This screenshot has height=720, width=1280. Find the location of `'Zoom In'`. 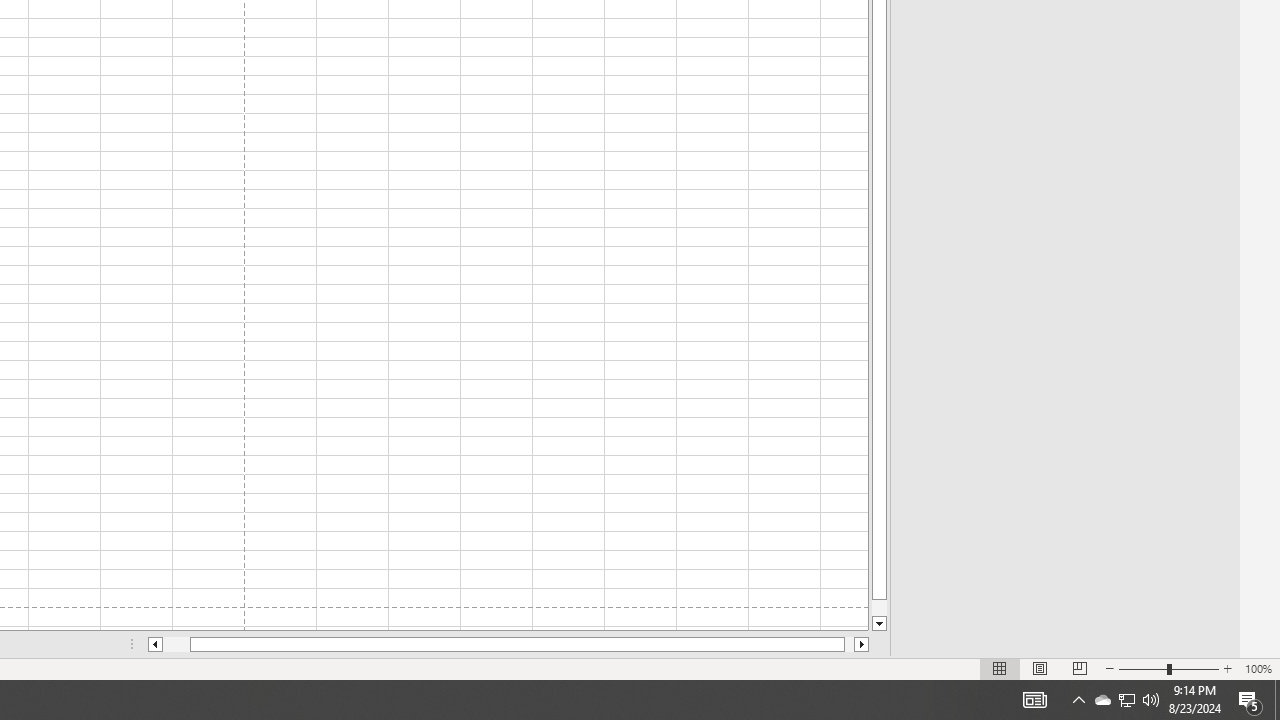

'Zoom In' is located at coordinates (1226, 669).